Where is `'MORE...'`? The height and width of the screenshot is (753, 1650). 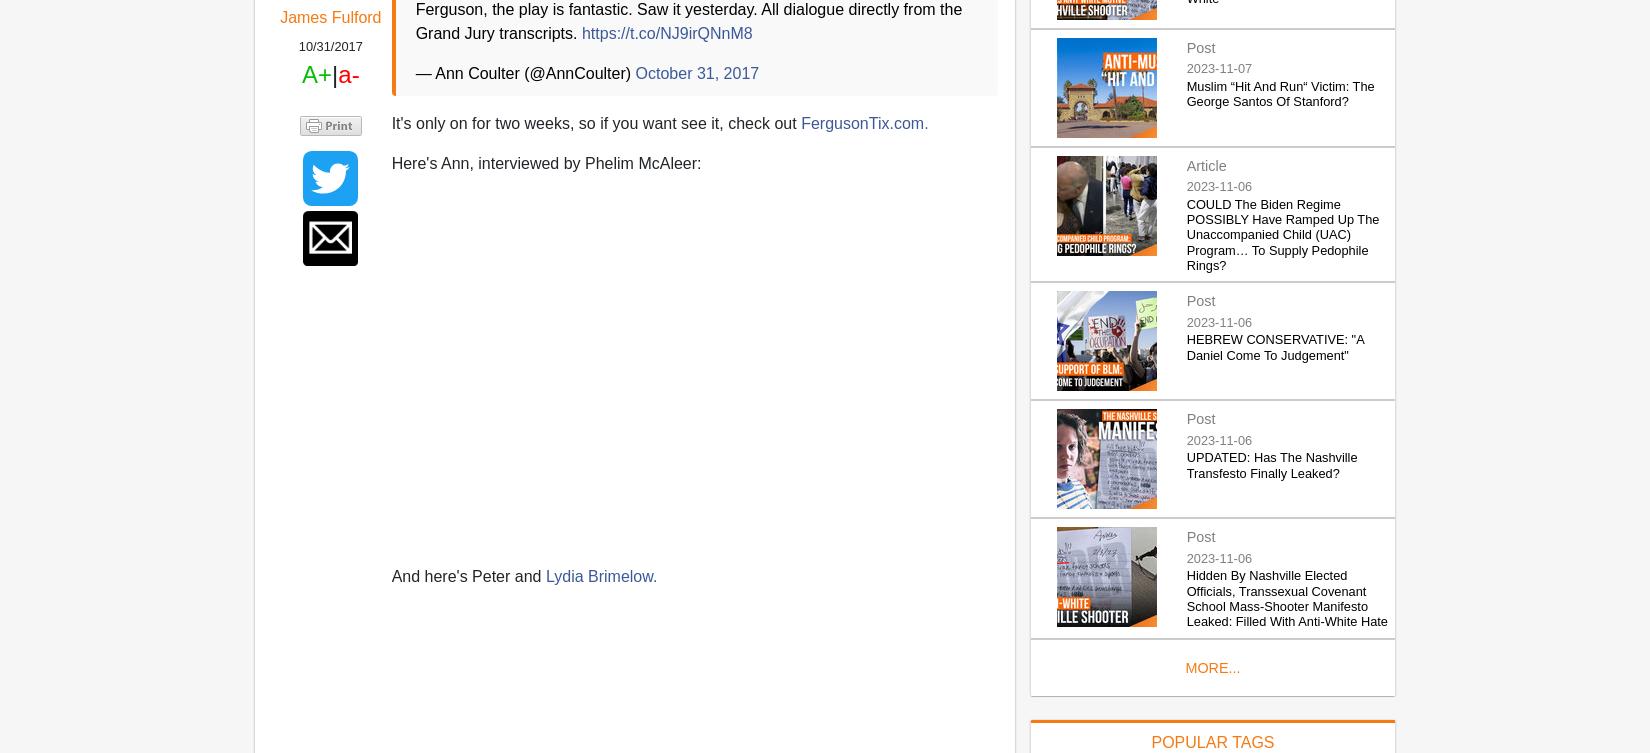
'MORE...' is located at coordinates (1212, 666).